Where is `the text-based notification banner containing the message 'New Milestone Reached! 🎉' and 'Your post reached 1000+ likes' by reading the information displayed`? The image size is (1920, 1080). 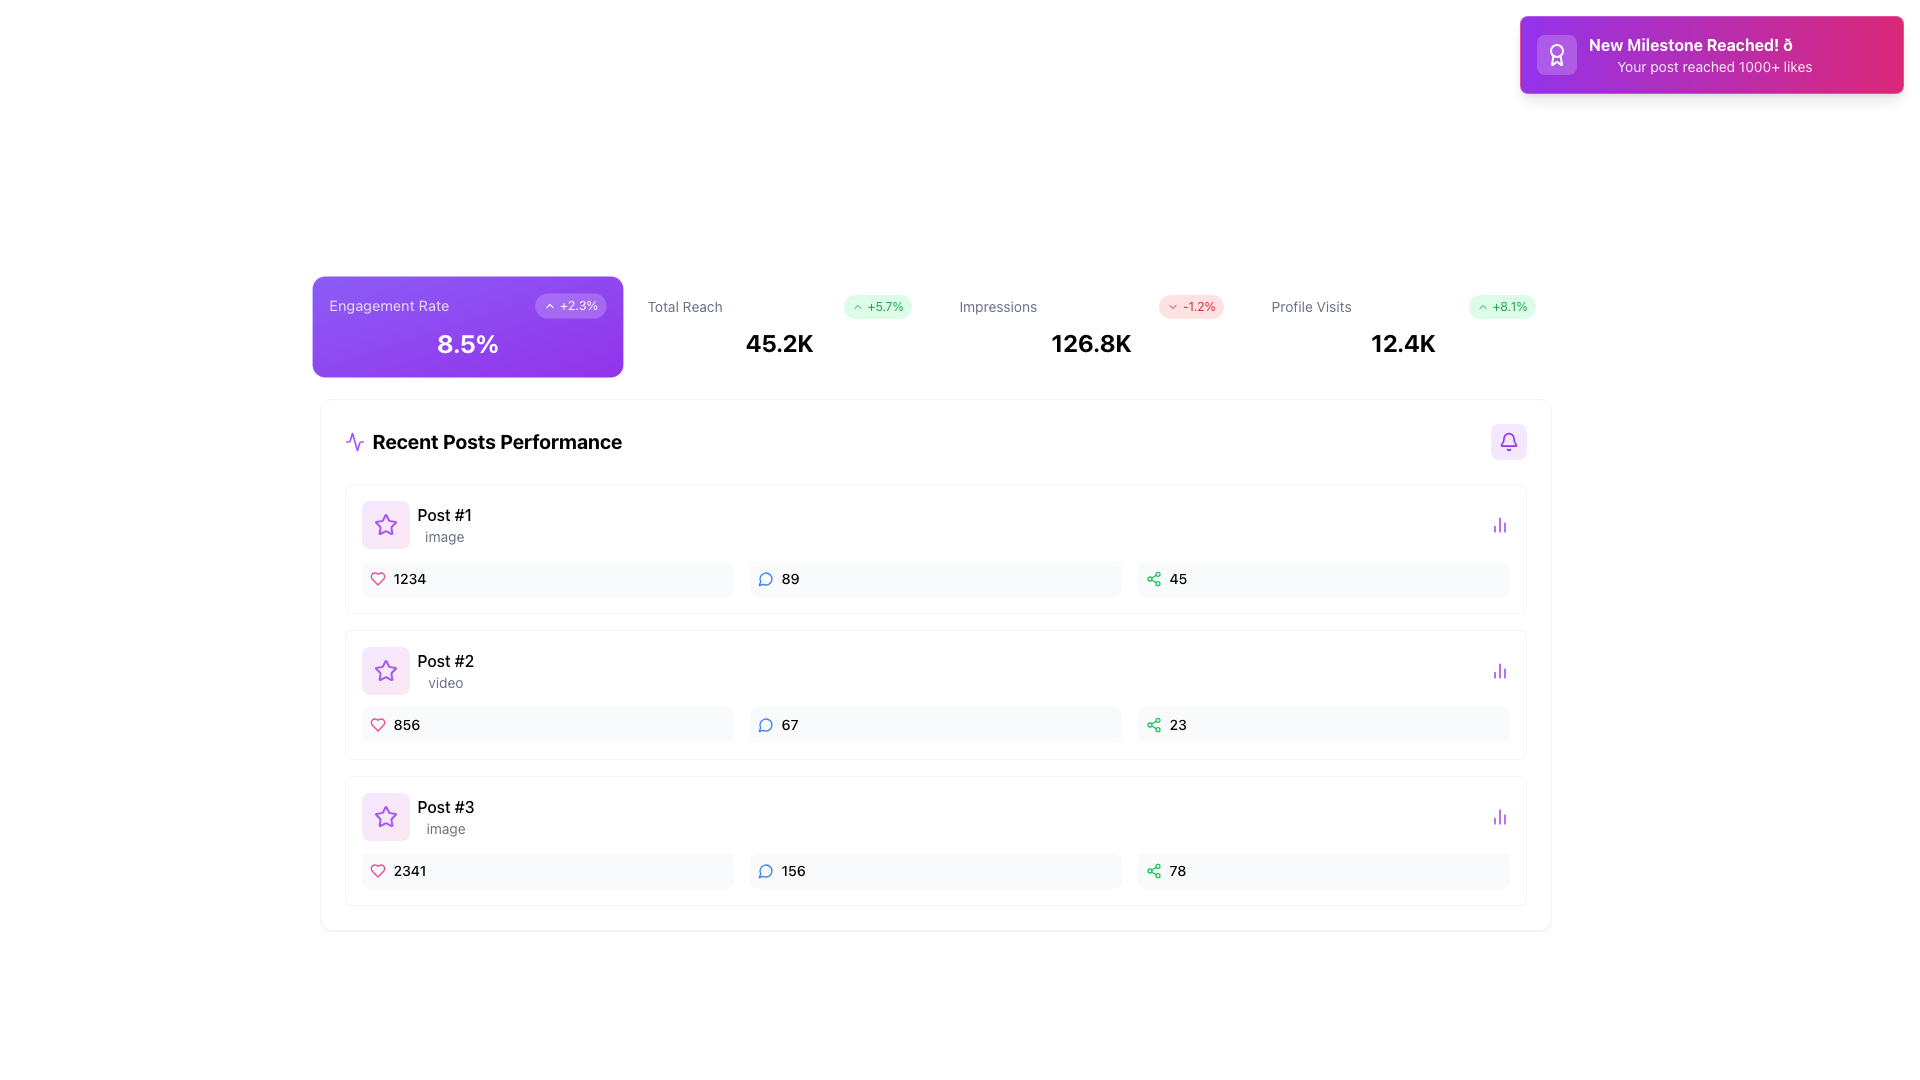
the text-based notification banner containing the message 'New Milestone Reached! 🎉' and 'Your post reached 1000+ likes' by reading the information displayed is located at coordinates (1713, 53).